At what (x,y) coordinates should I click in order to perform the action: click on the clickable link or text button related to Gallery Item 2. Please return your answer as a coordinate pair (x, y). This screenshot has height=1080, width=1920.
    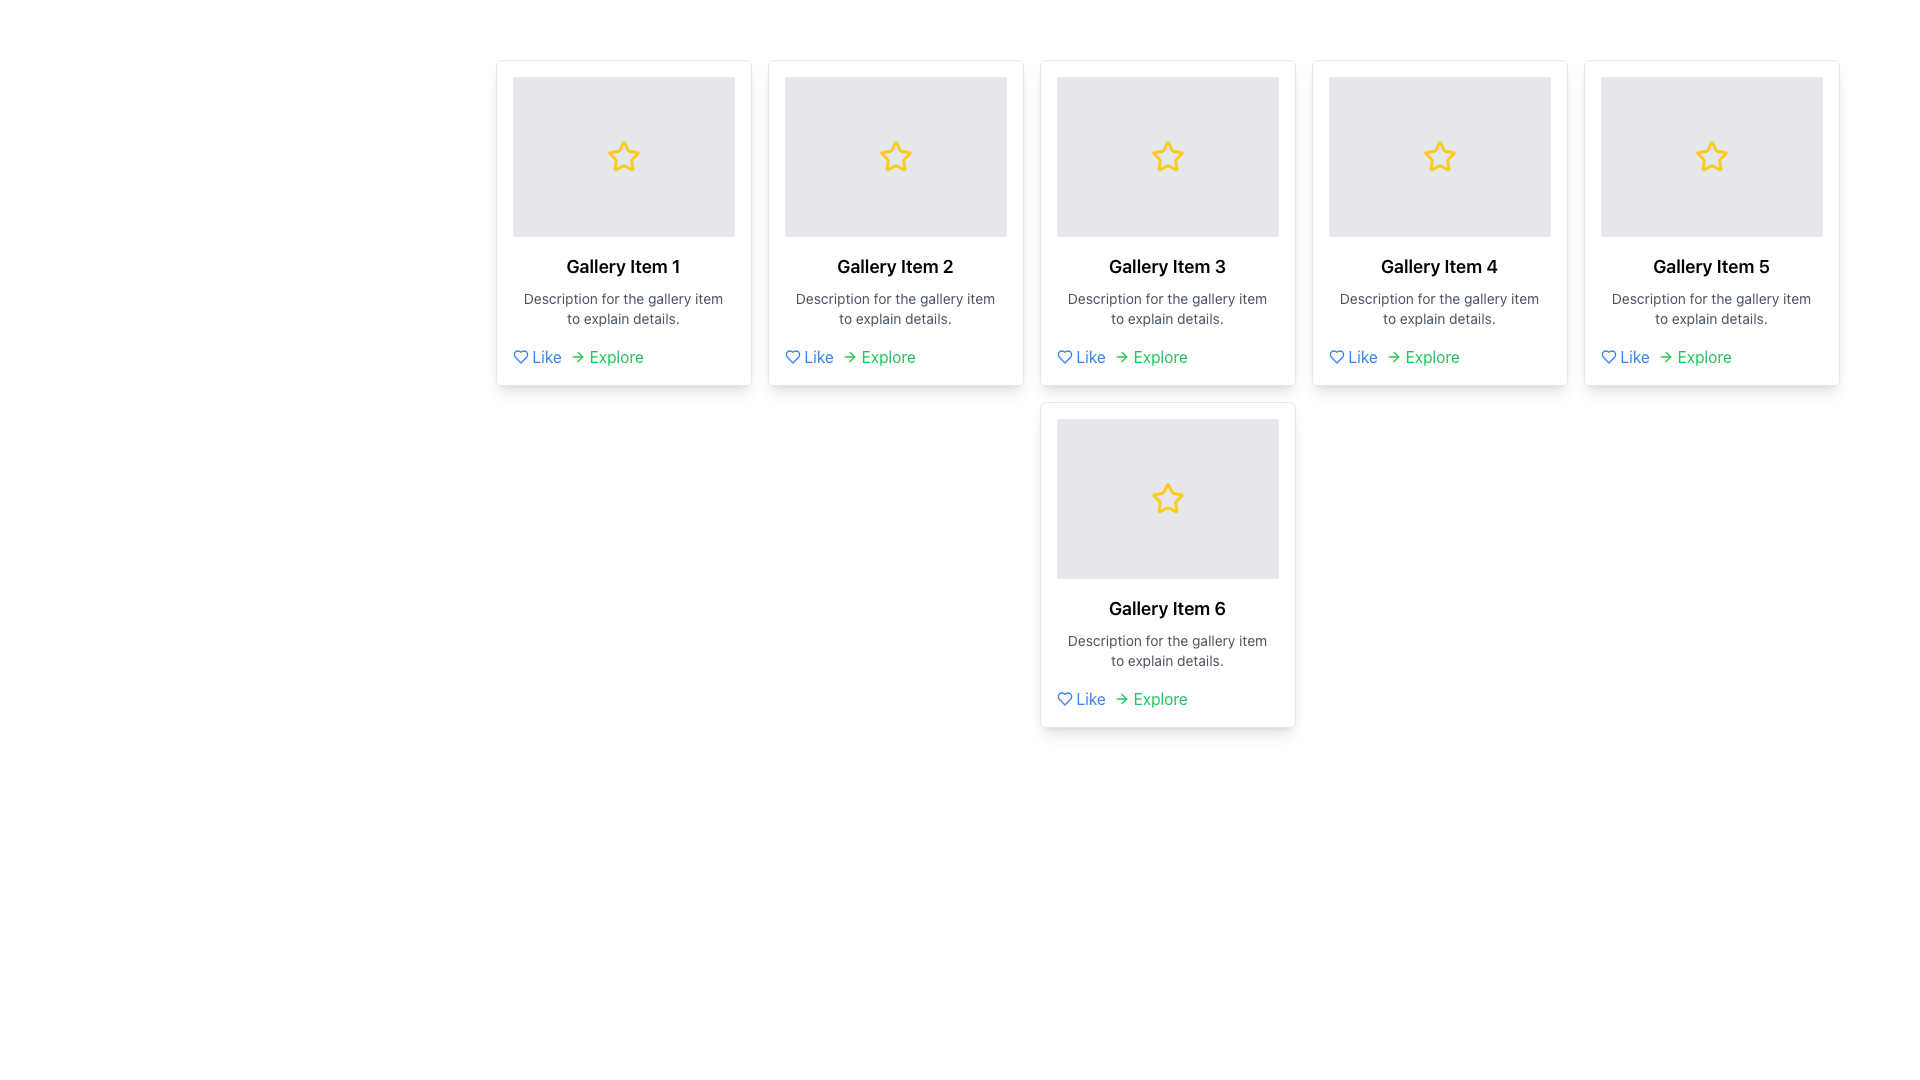
    Looking at the image, I should click on (878, 356).